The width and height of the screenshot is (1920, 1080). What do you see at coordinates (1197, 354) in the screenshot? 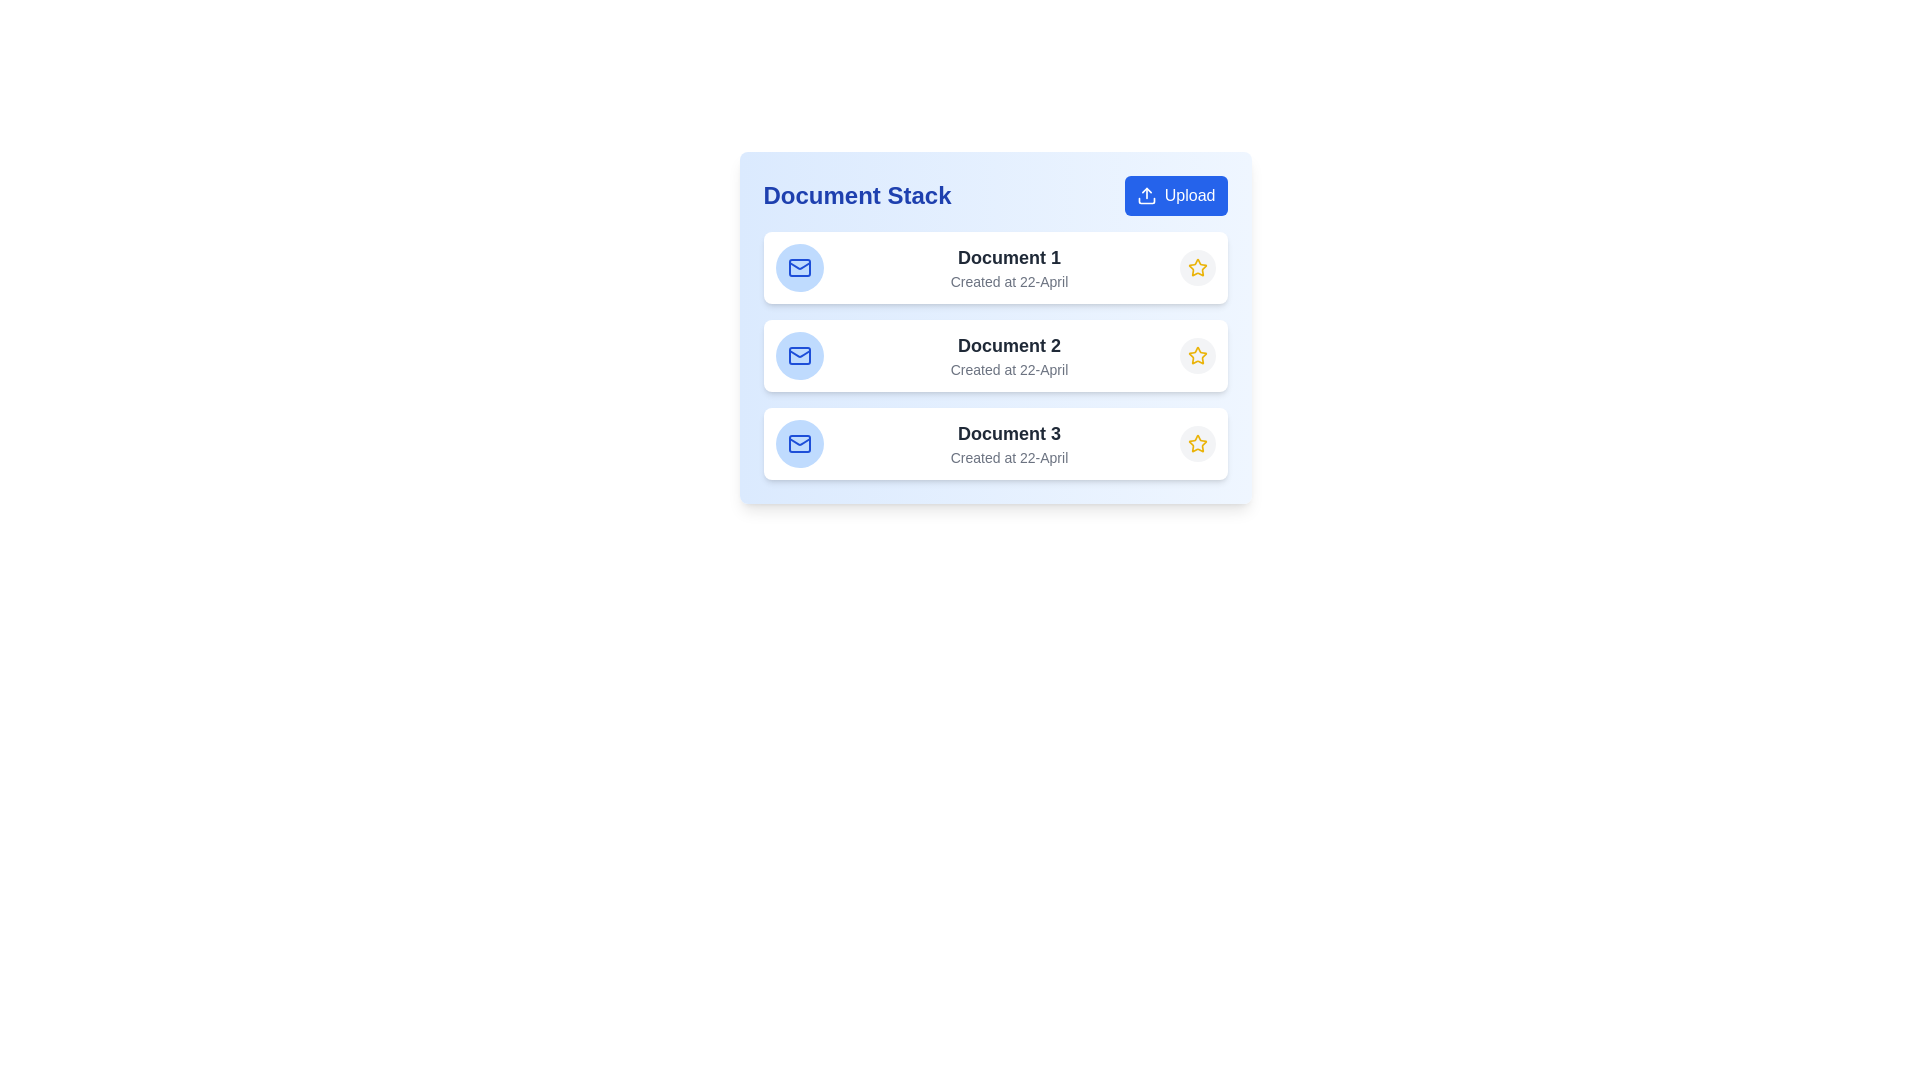
I see `the star icon at the far-right end of the second row in the 'Document Stack'` at bounding box center [1197, 354].